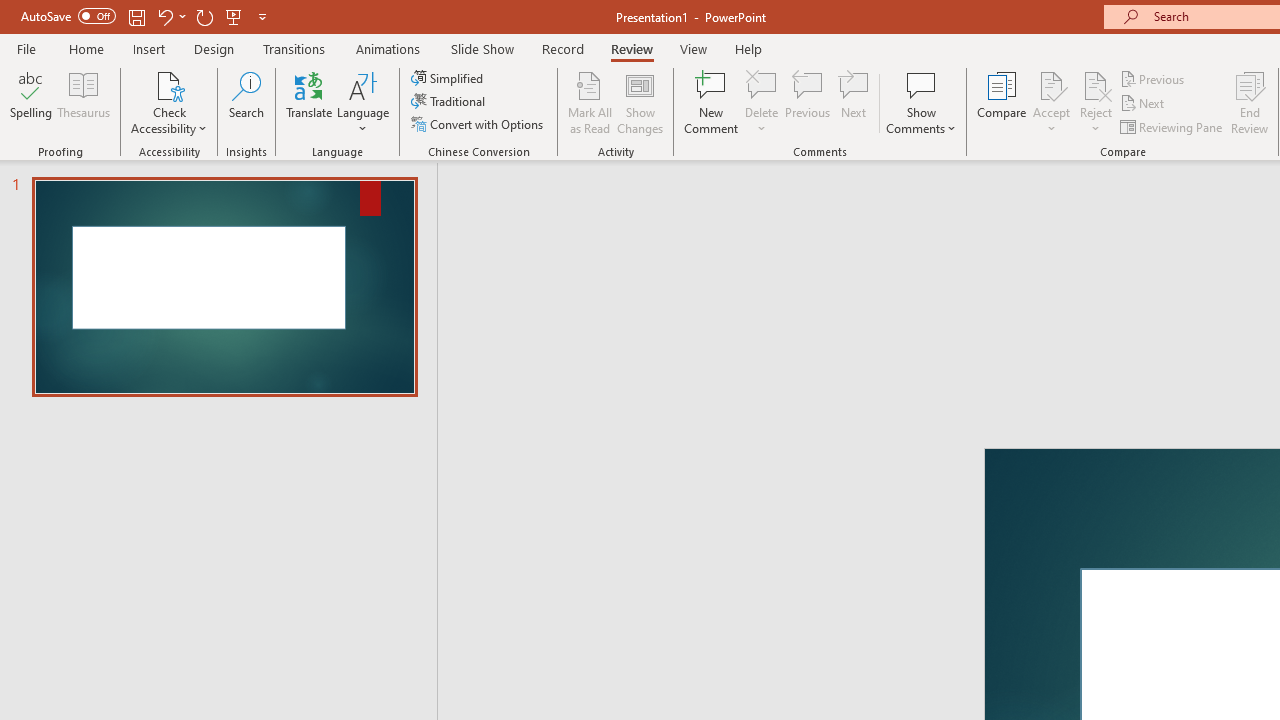  What do you see at coordinates (1002, 103) in the screenshot?
I see `'Compare'` at bounding box center [1002, 103].